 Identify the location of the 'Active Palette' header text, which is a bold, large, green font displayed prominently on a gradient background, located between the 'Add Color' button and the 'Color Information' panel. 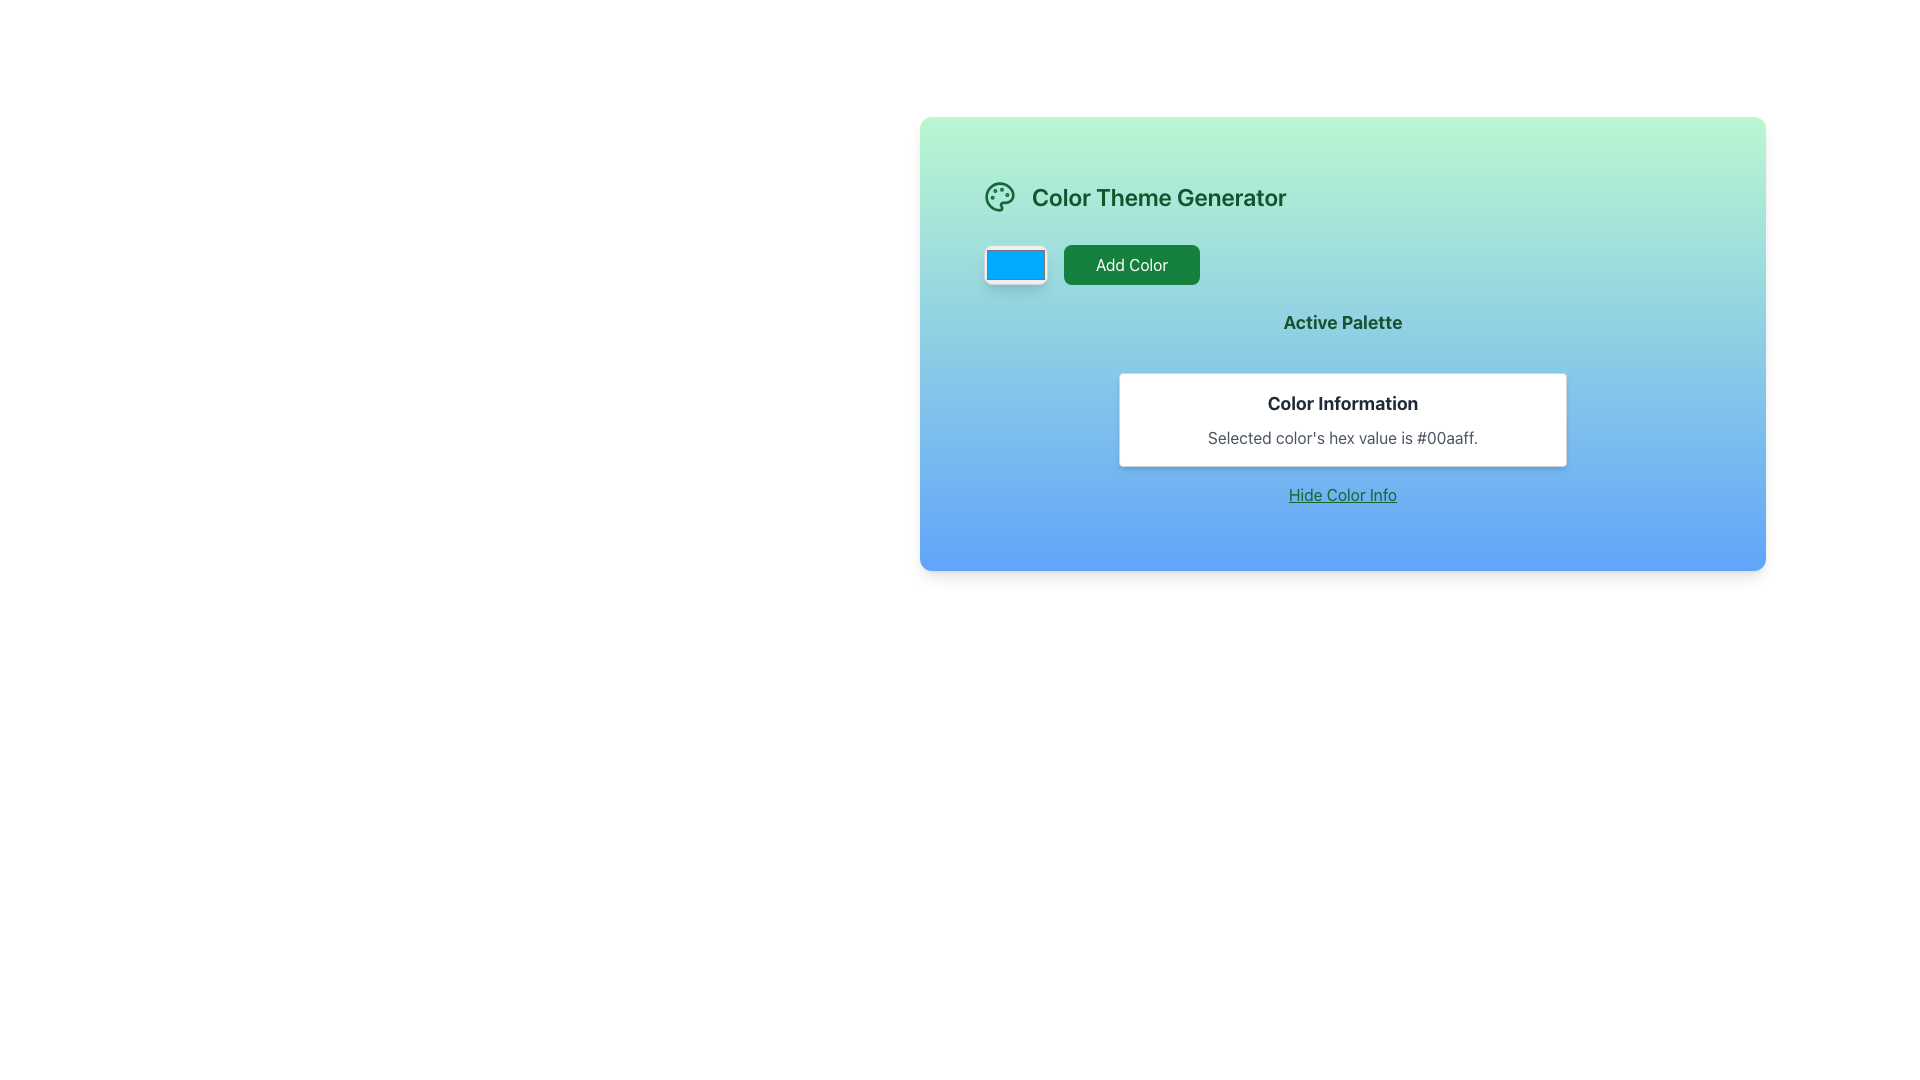
(1343, 322).